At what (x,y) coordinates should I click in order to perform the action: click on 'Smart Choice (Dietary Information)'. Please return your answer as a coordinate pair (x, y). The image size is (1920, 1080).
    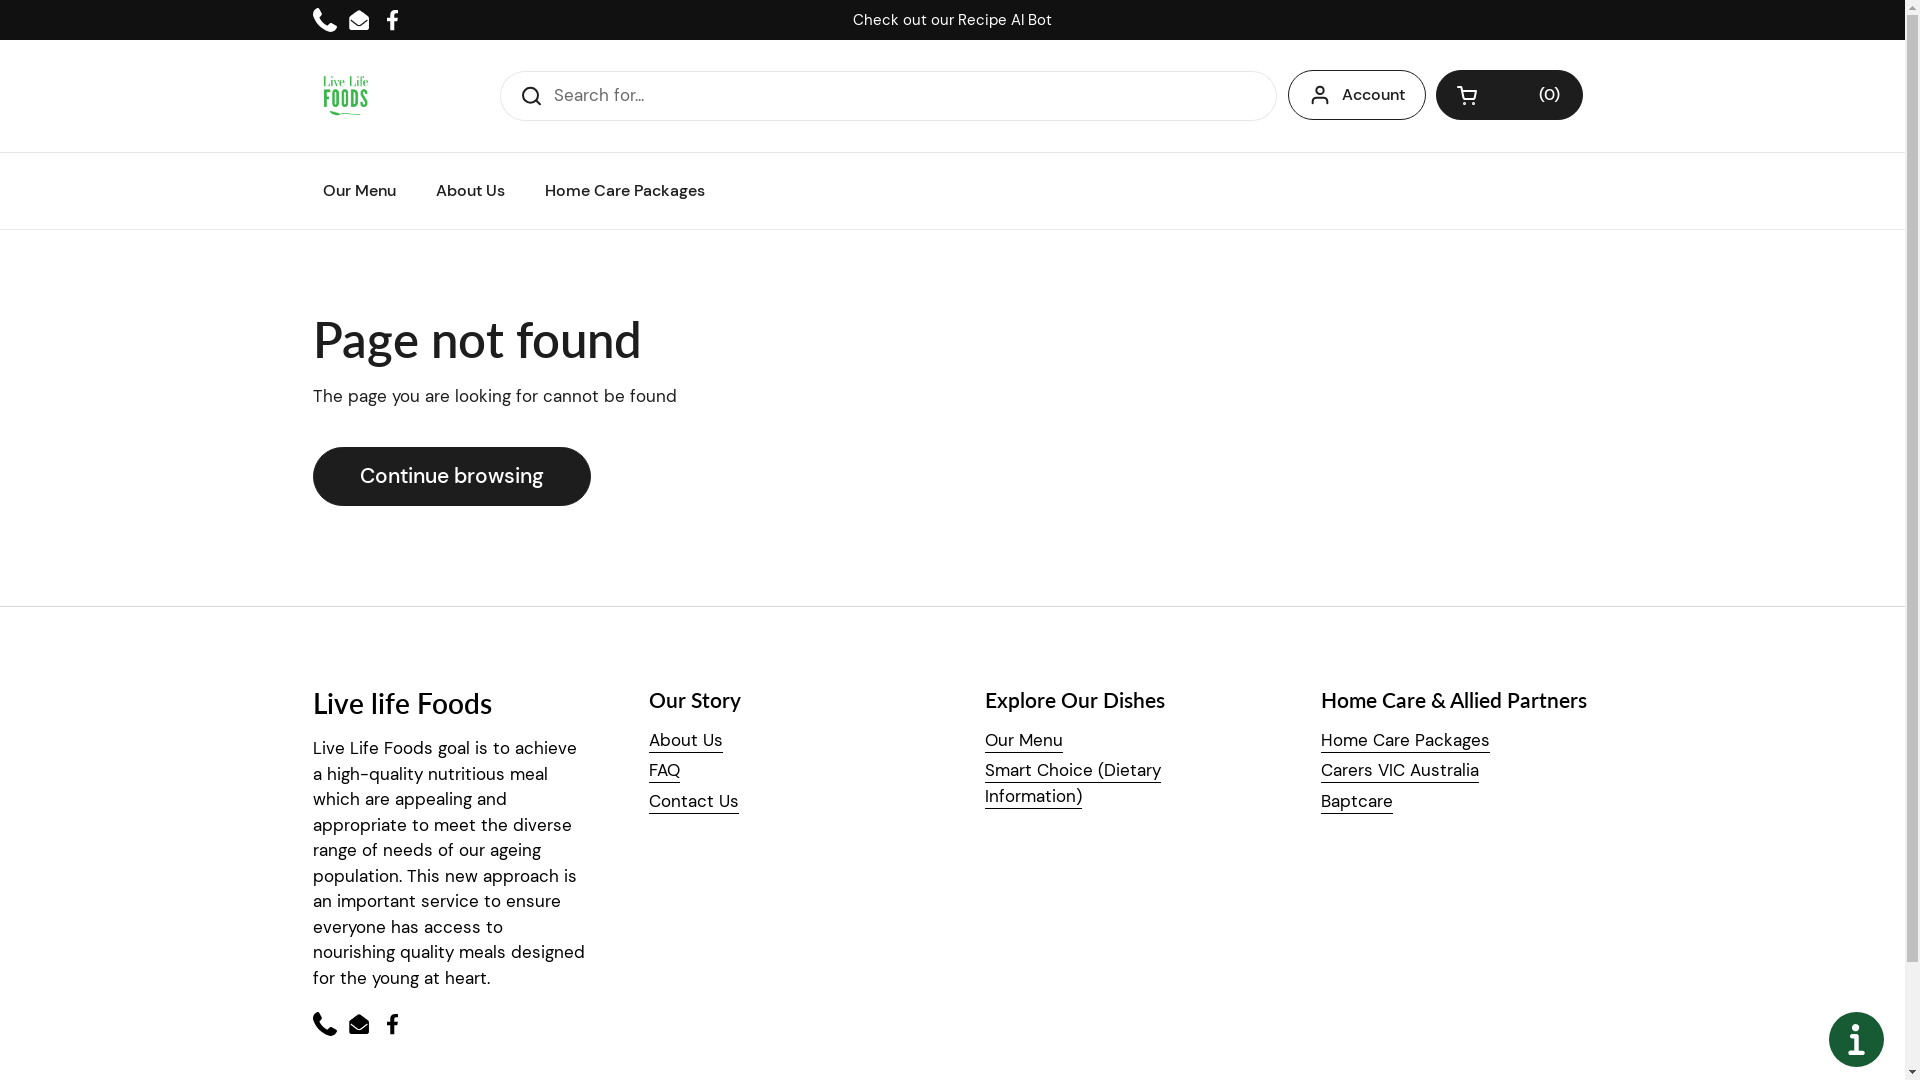
    Looking at the image, I should click on (1070, 782).